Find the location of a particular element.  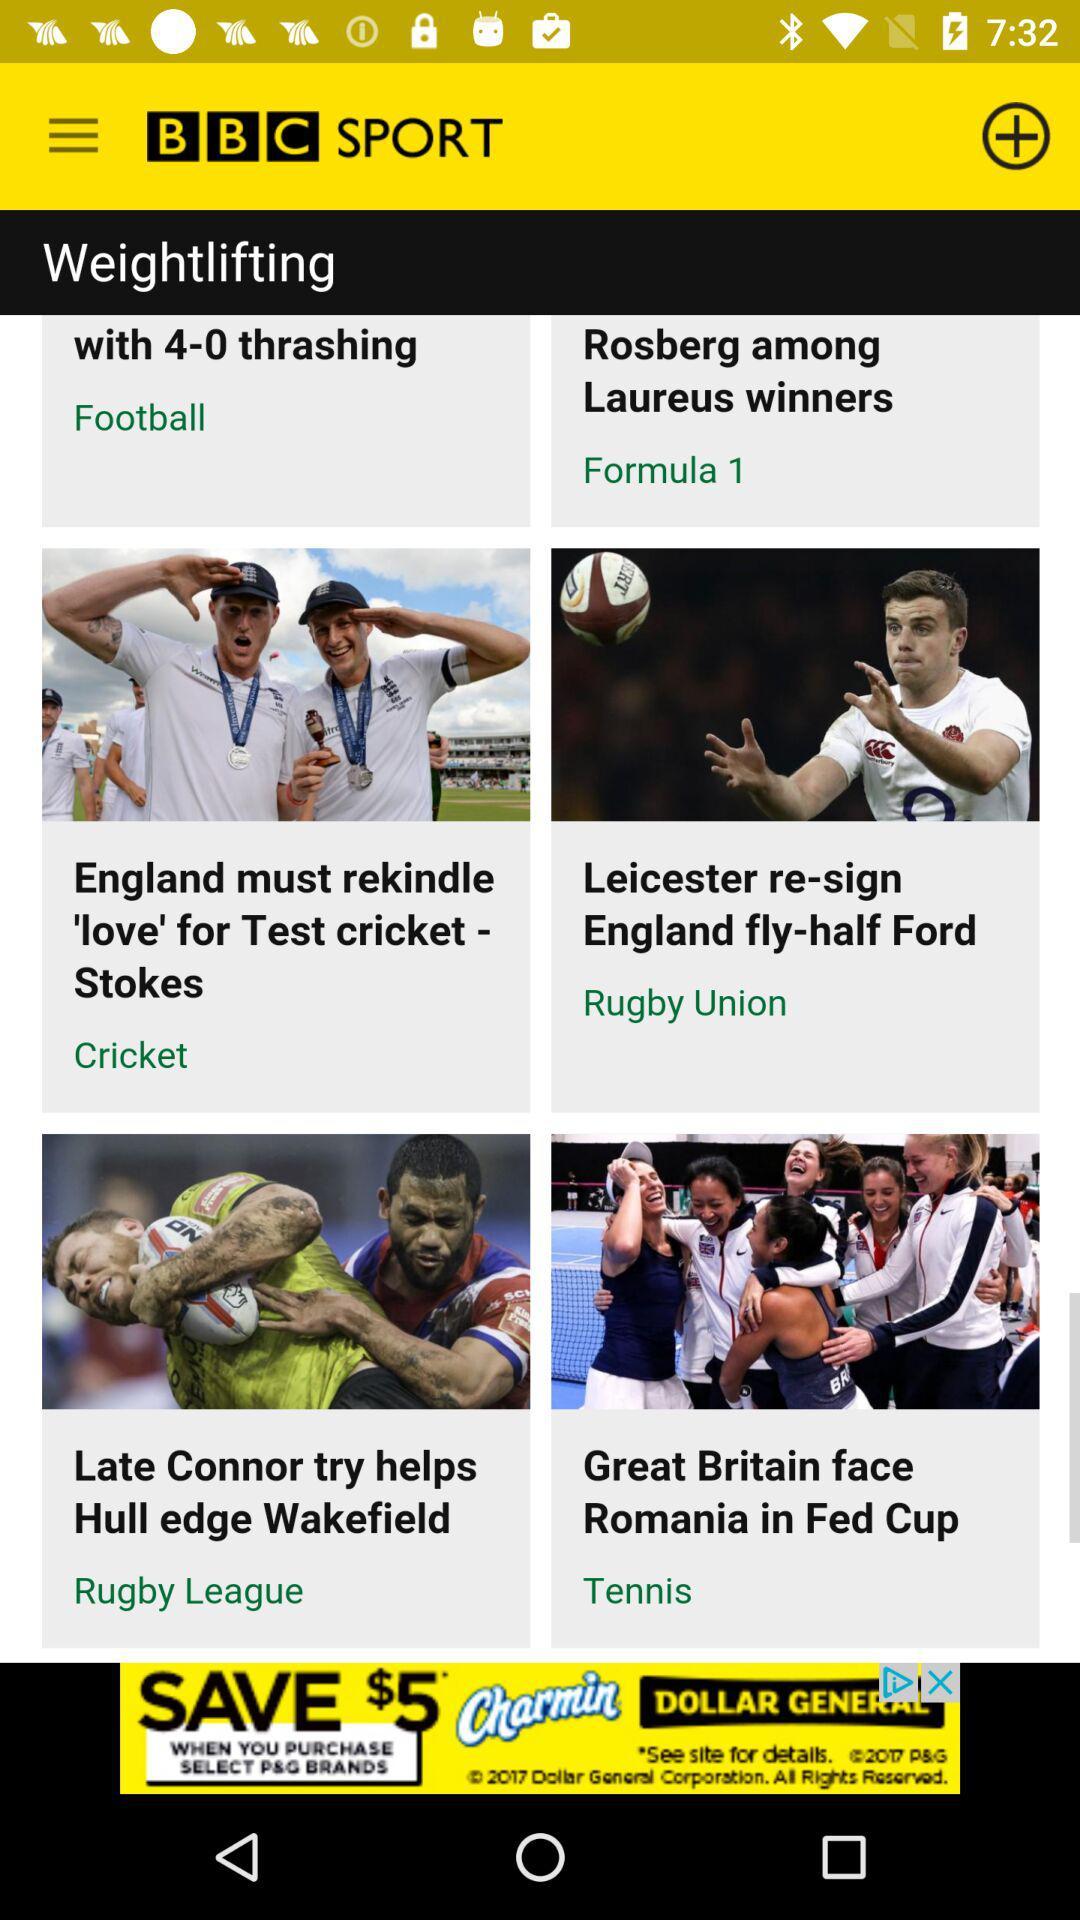

advertisement is located at coordinates (540, 1727).